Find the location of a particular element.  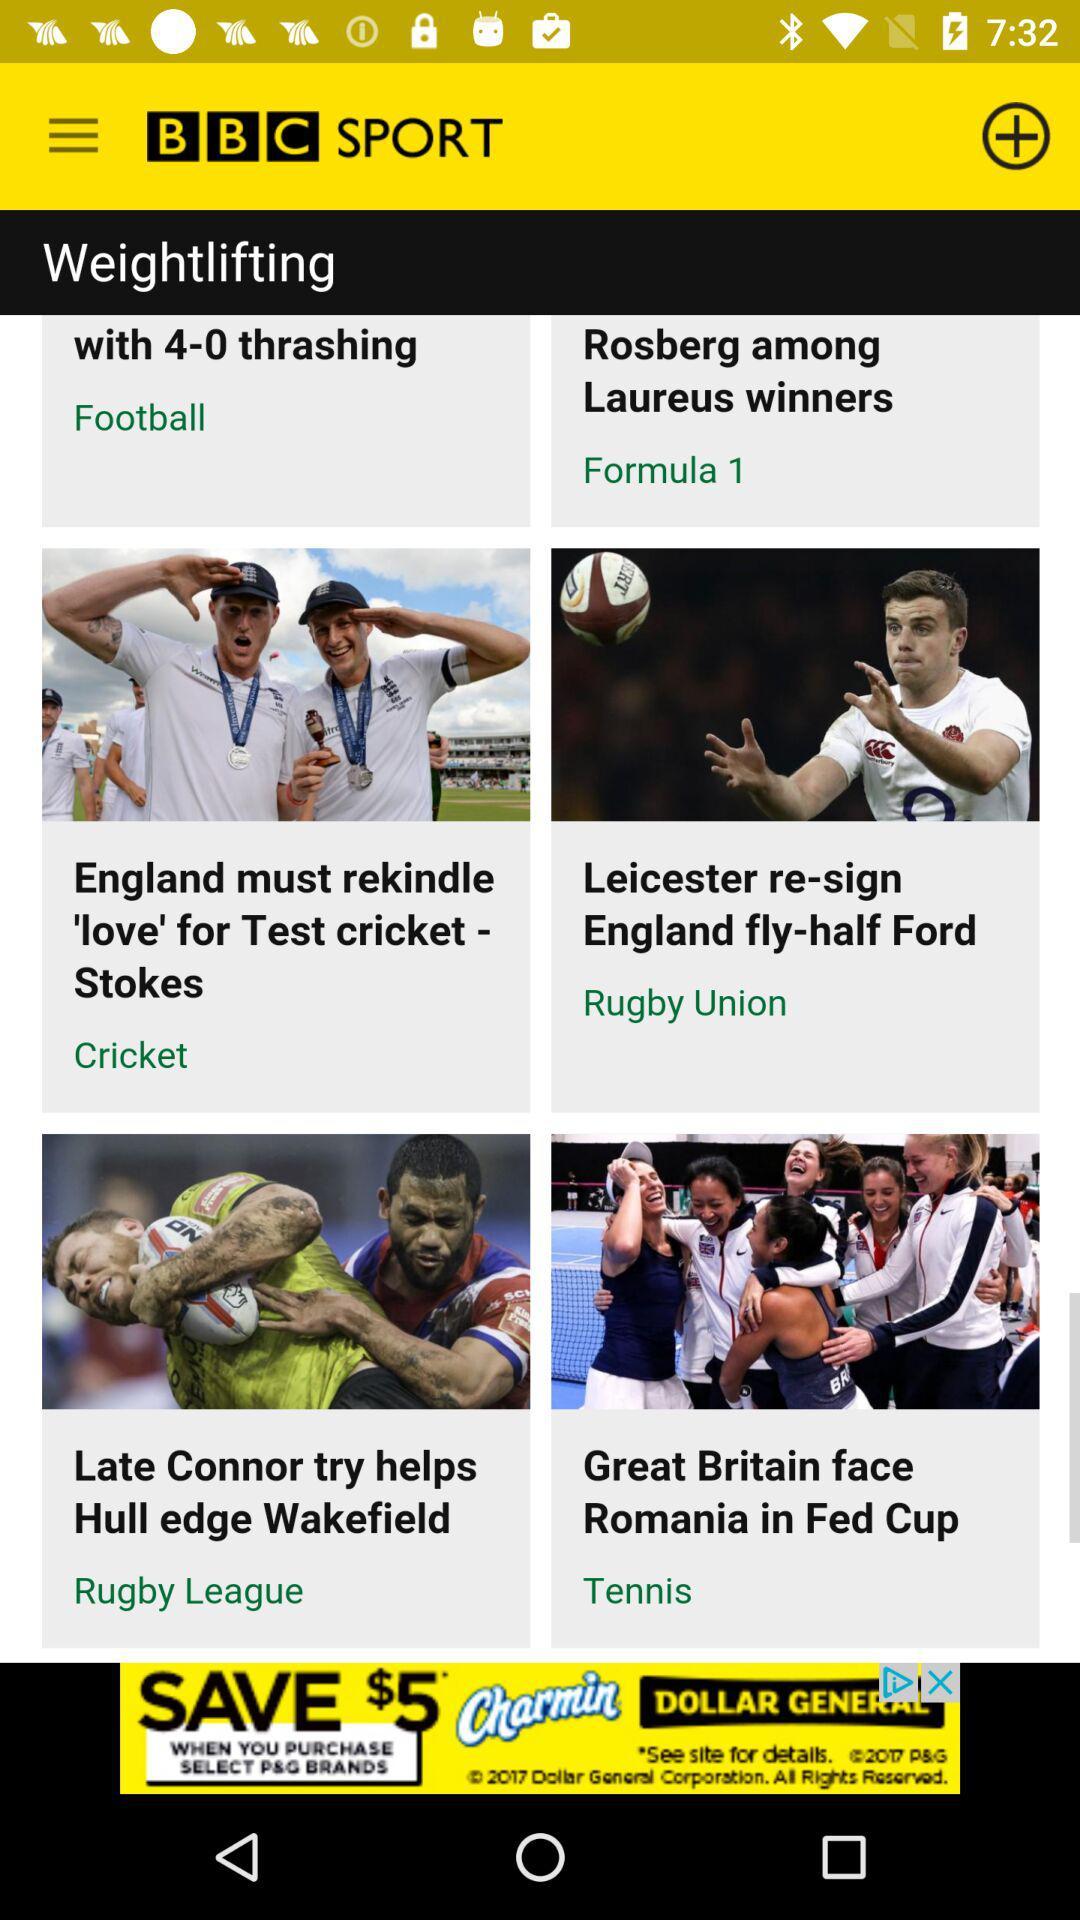

advertisement is located at coordinates (540, 1727).